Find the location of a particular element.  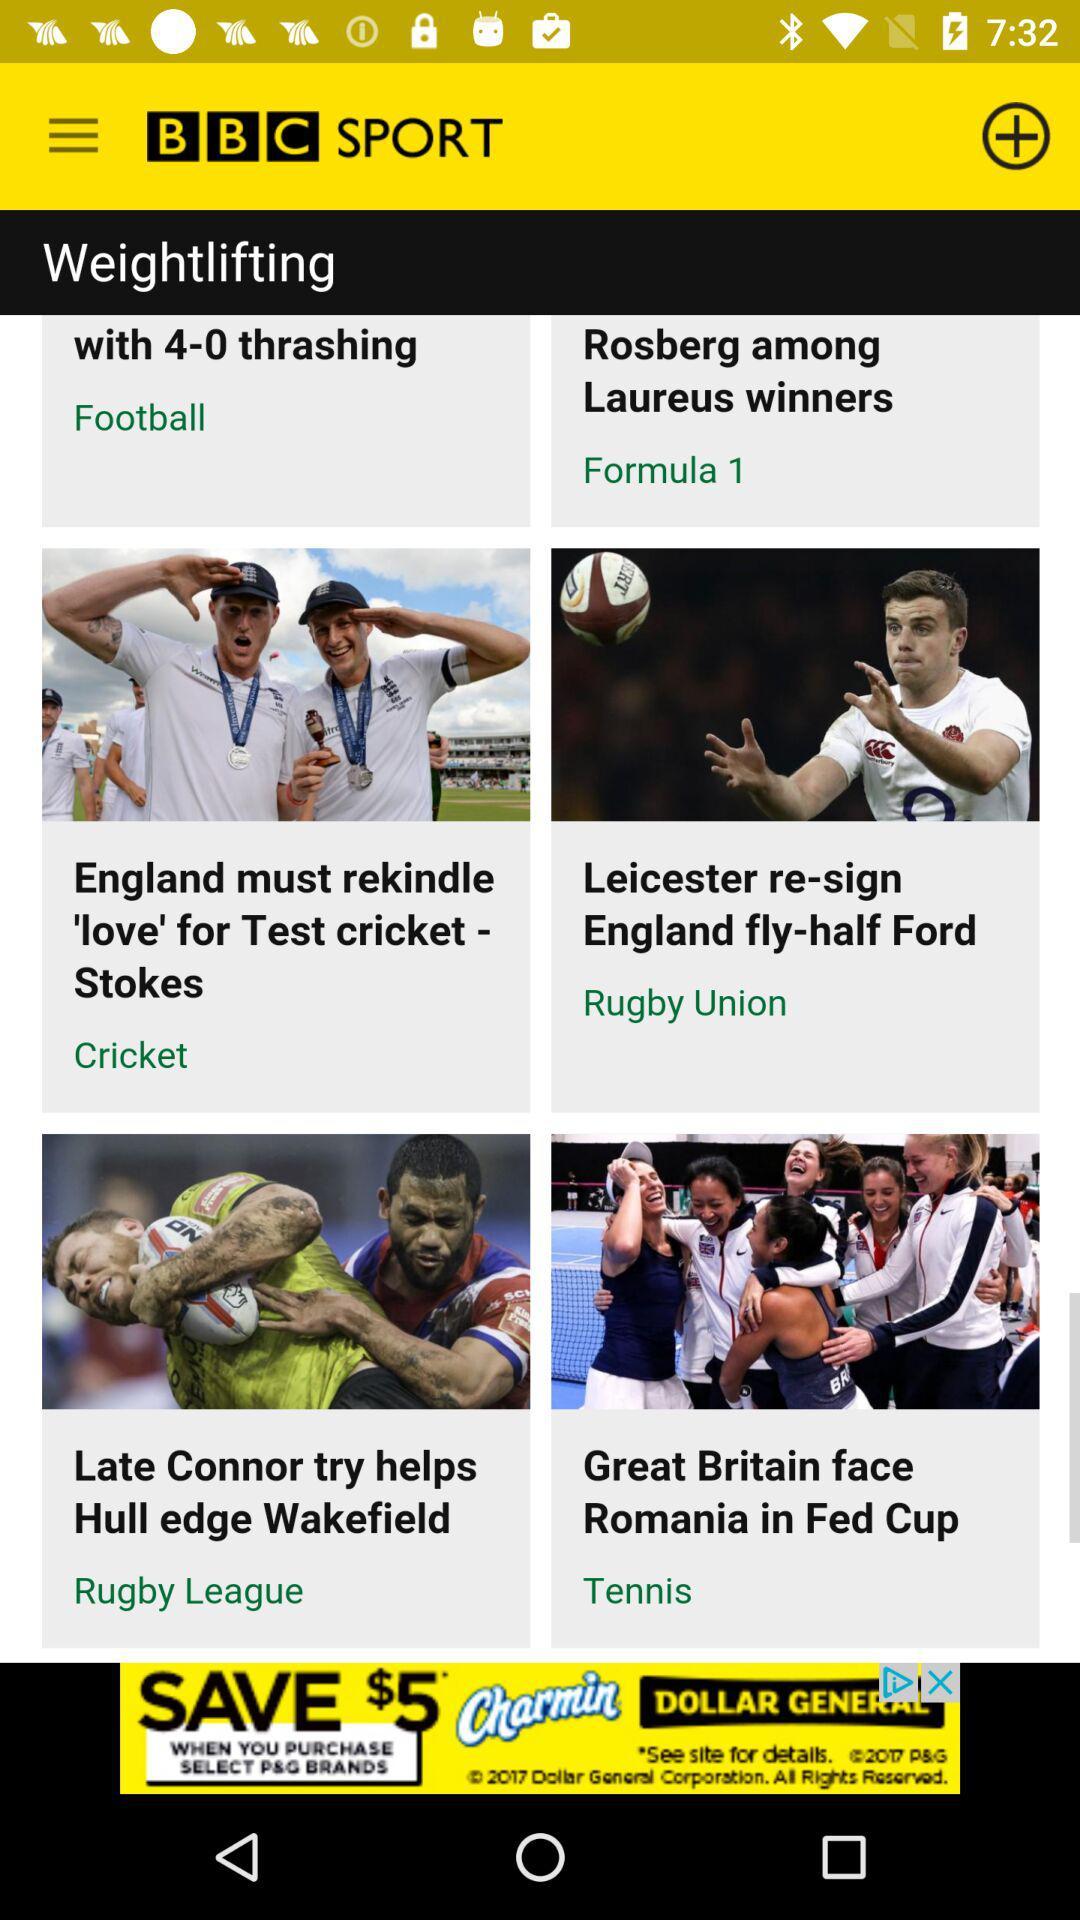

advertisement is located at coordinates (540, 1727).